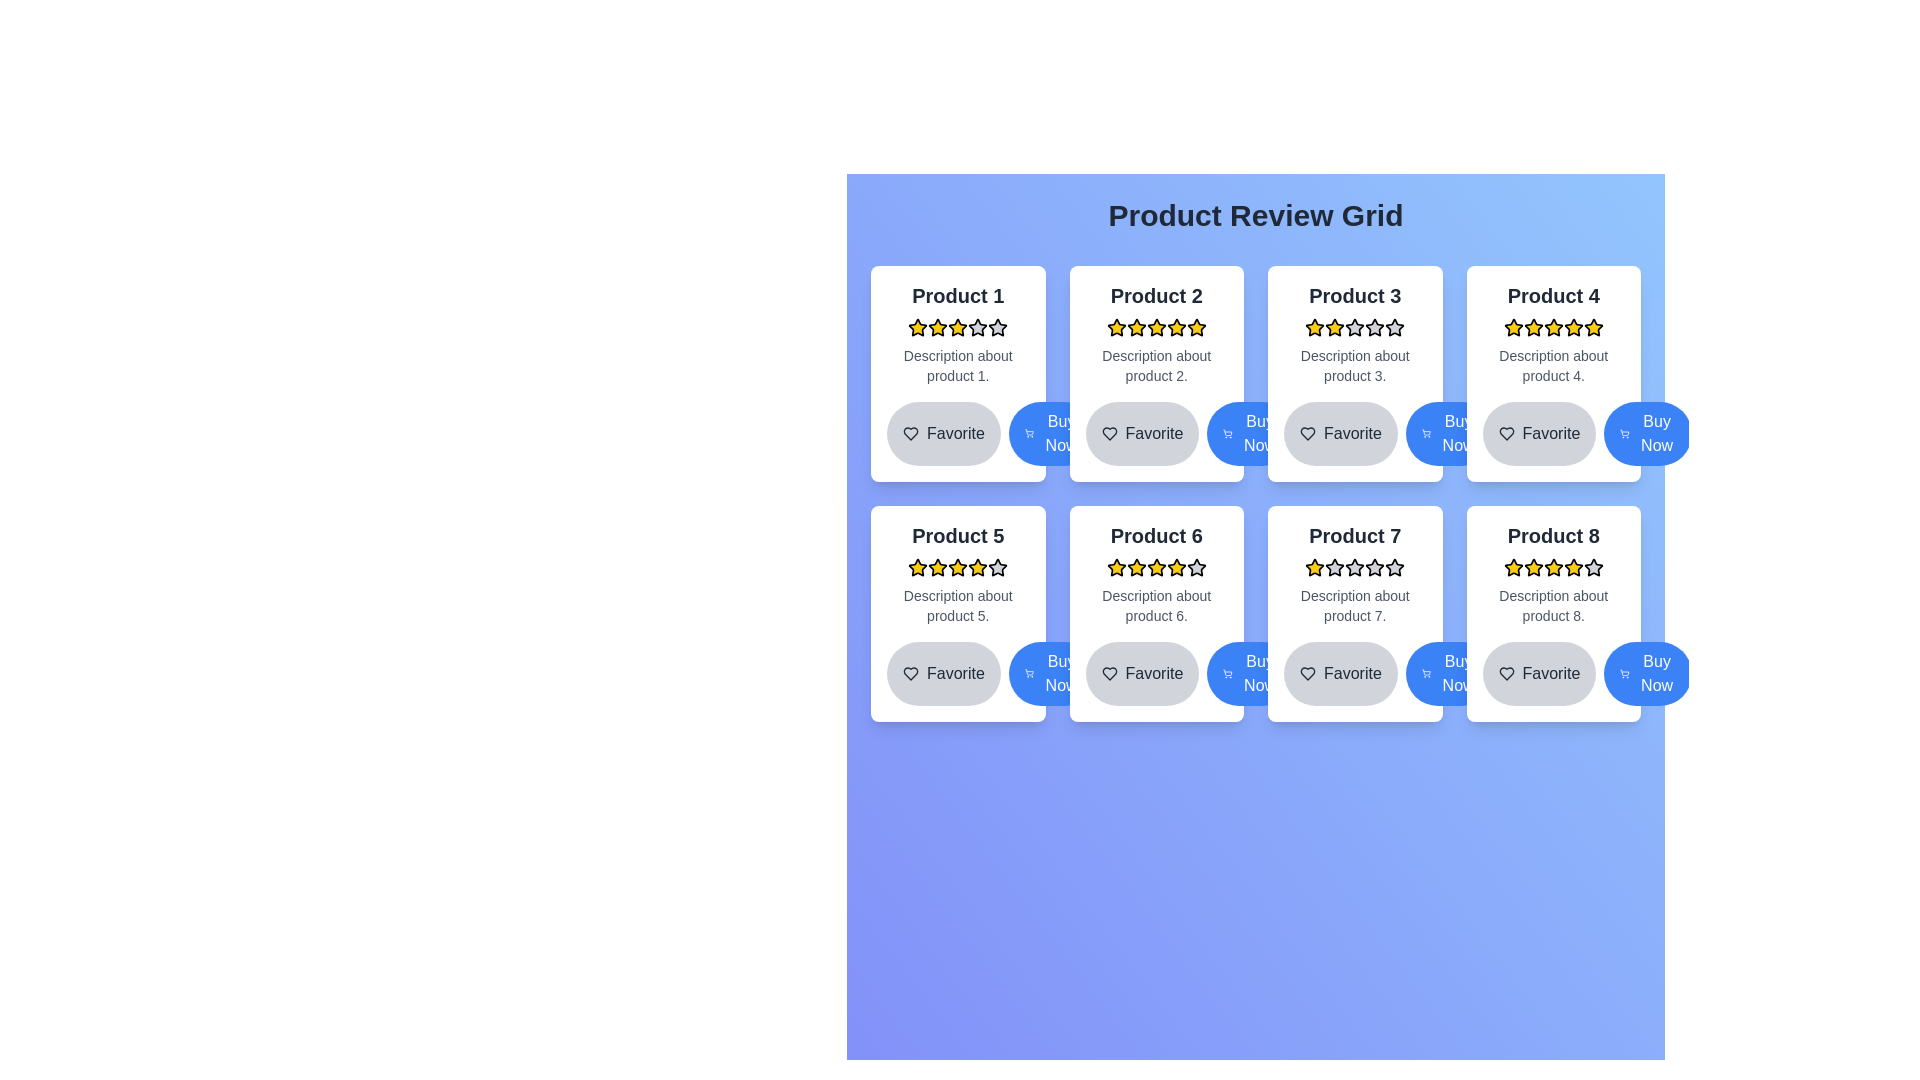  Describe the element at coordinates (1315, 326) in the screenshot. I see `the first yellow star in the star rating system for 'Product 3' to associate it with the product's overall rating` at that location.